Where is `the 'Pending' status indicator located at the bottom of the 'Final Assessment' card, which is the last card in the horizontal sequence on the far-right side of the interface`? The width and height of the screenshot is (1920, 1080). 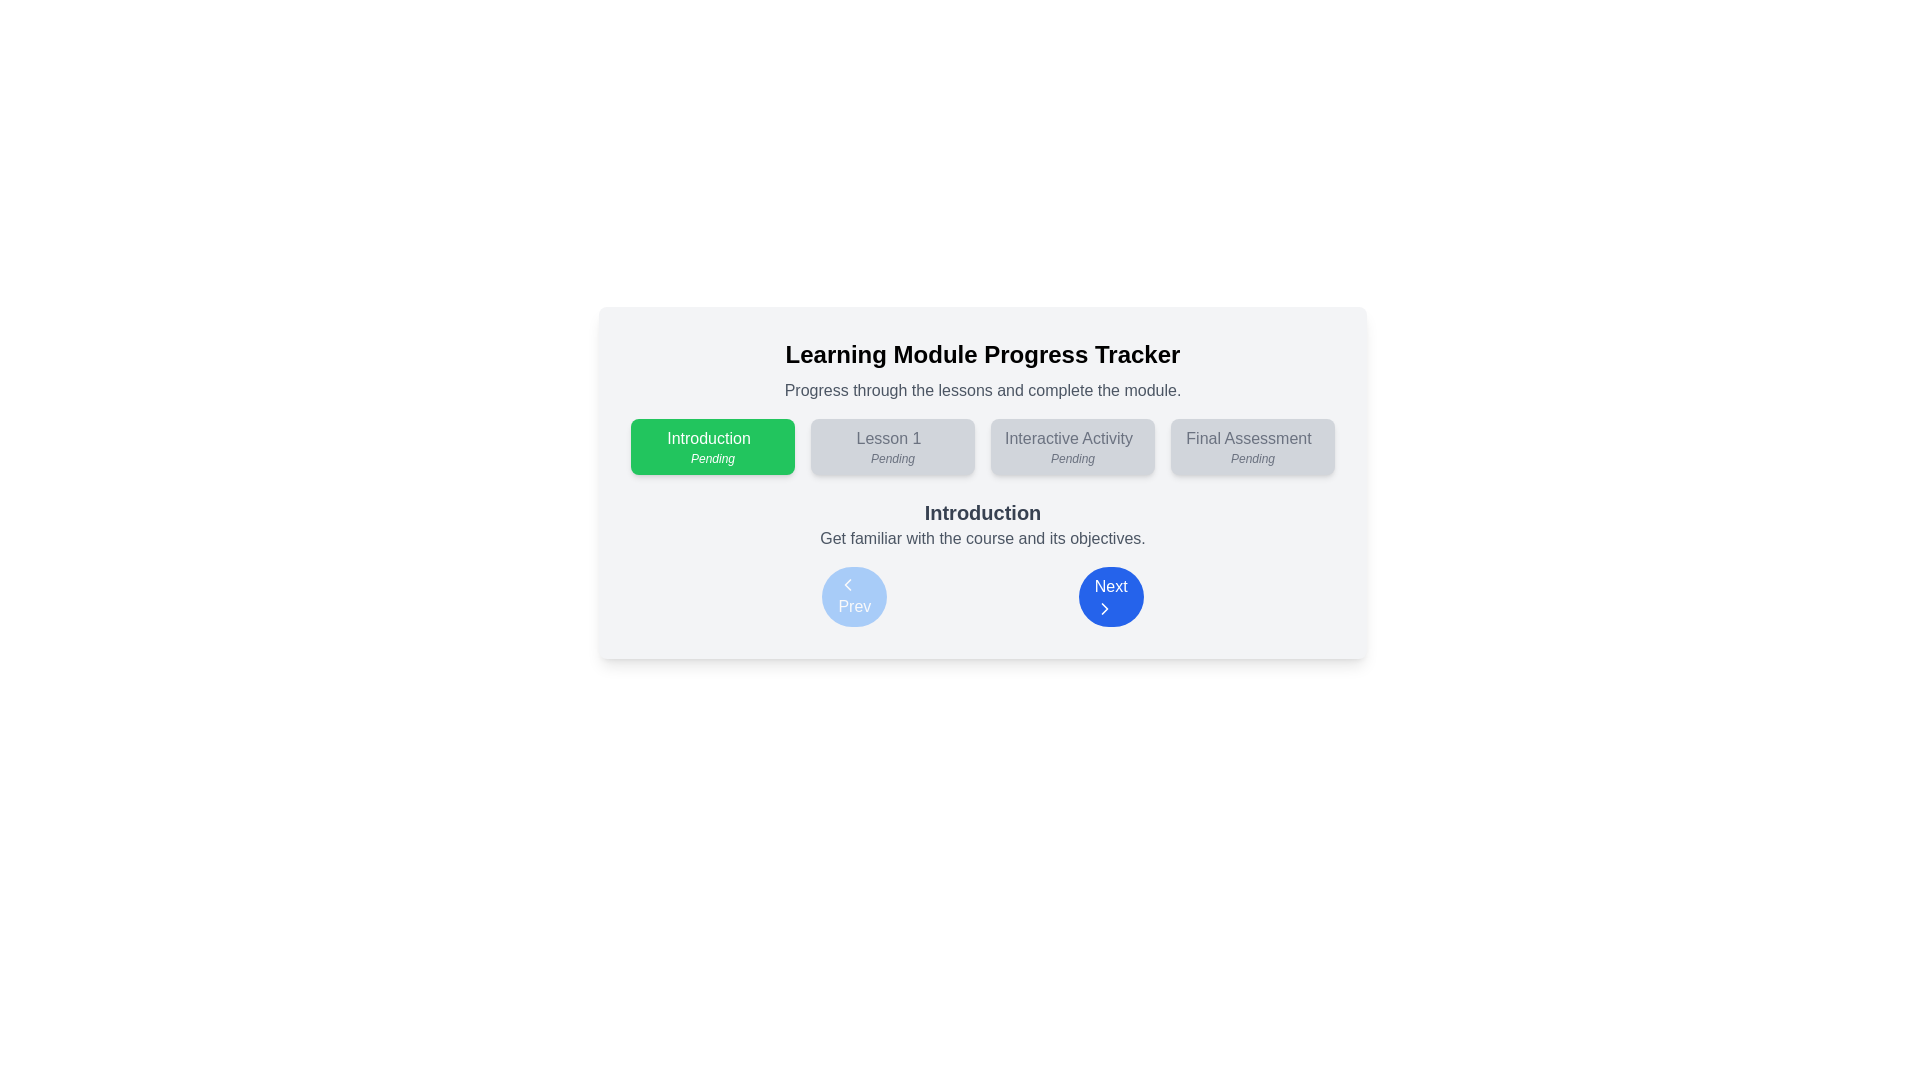
the 'Pending' status indicator located at the bottom of the 'Final Assessment' card, which is the last card in the horizontal sequence on the far-right side of the interface is located at coordinates (1251, 459).